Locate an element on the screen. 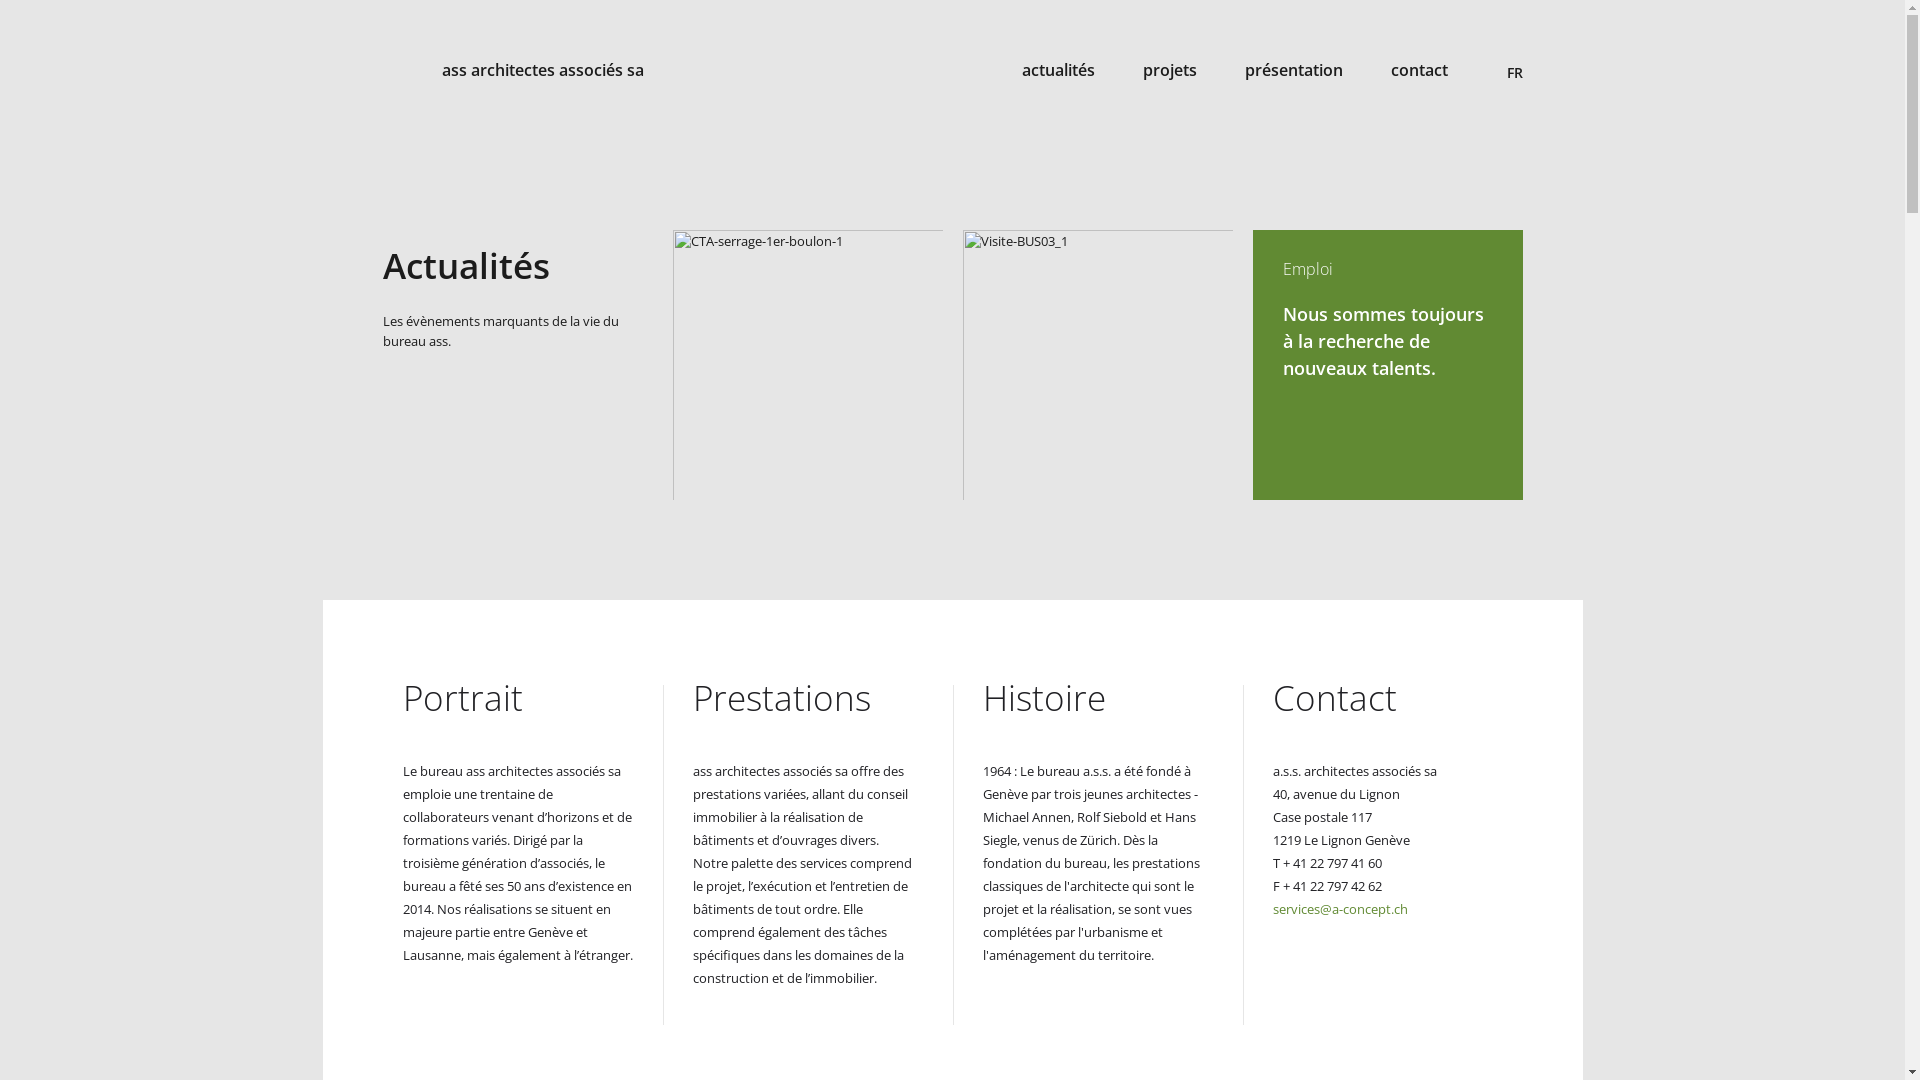 The height and width of the screenshot is (1080, 1920). 'Search' is located at coordinates (1512, 37).